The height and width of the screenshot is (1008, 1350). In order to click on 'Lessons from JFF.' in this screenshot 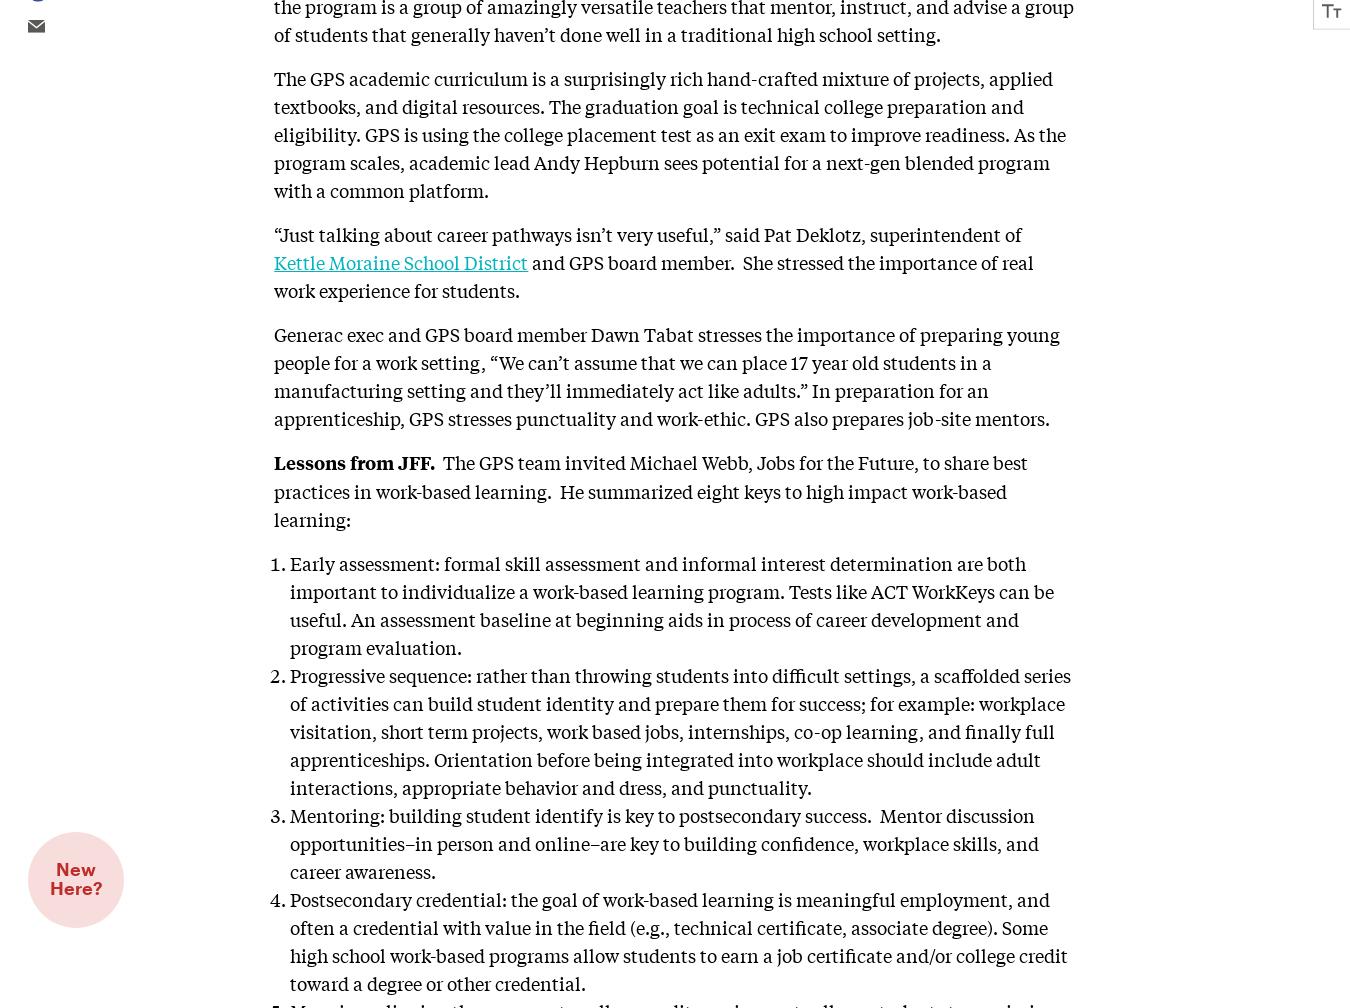, I will do `click(358, 461)`.